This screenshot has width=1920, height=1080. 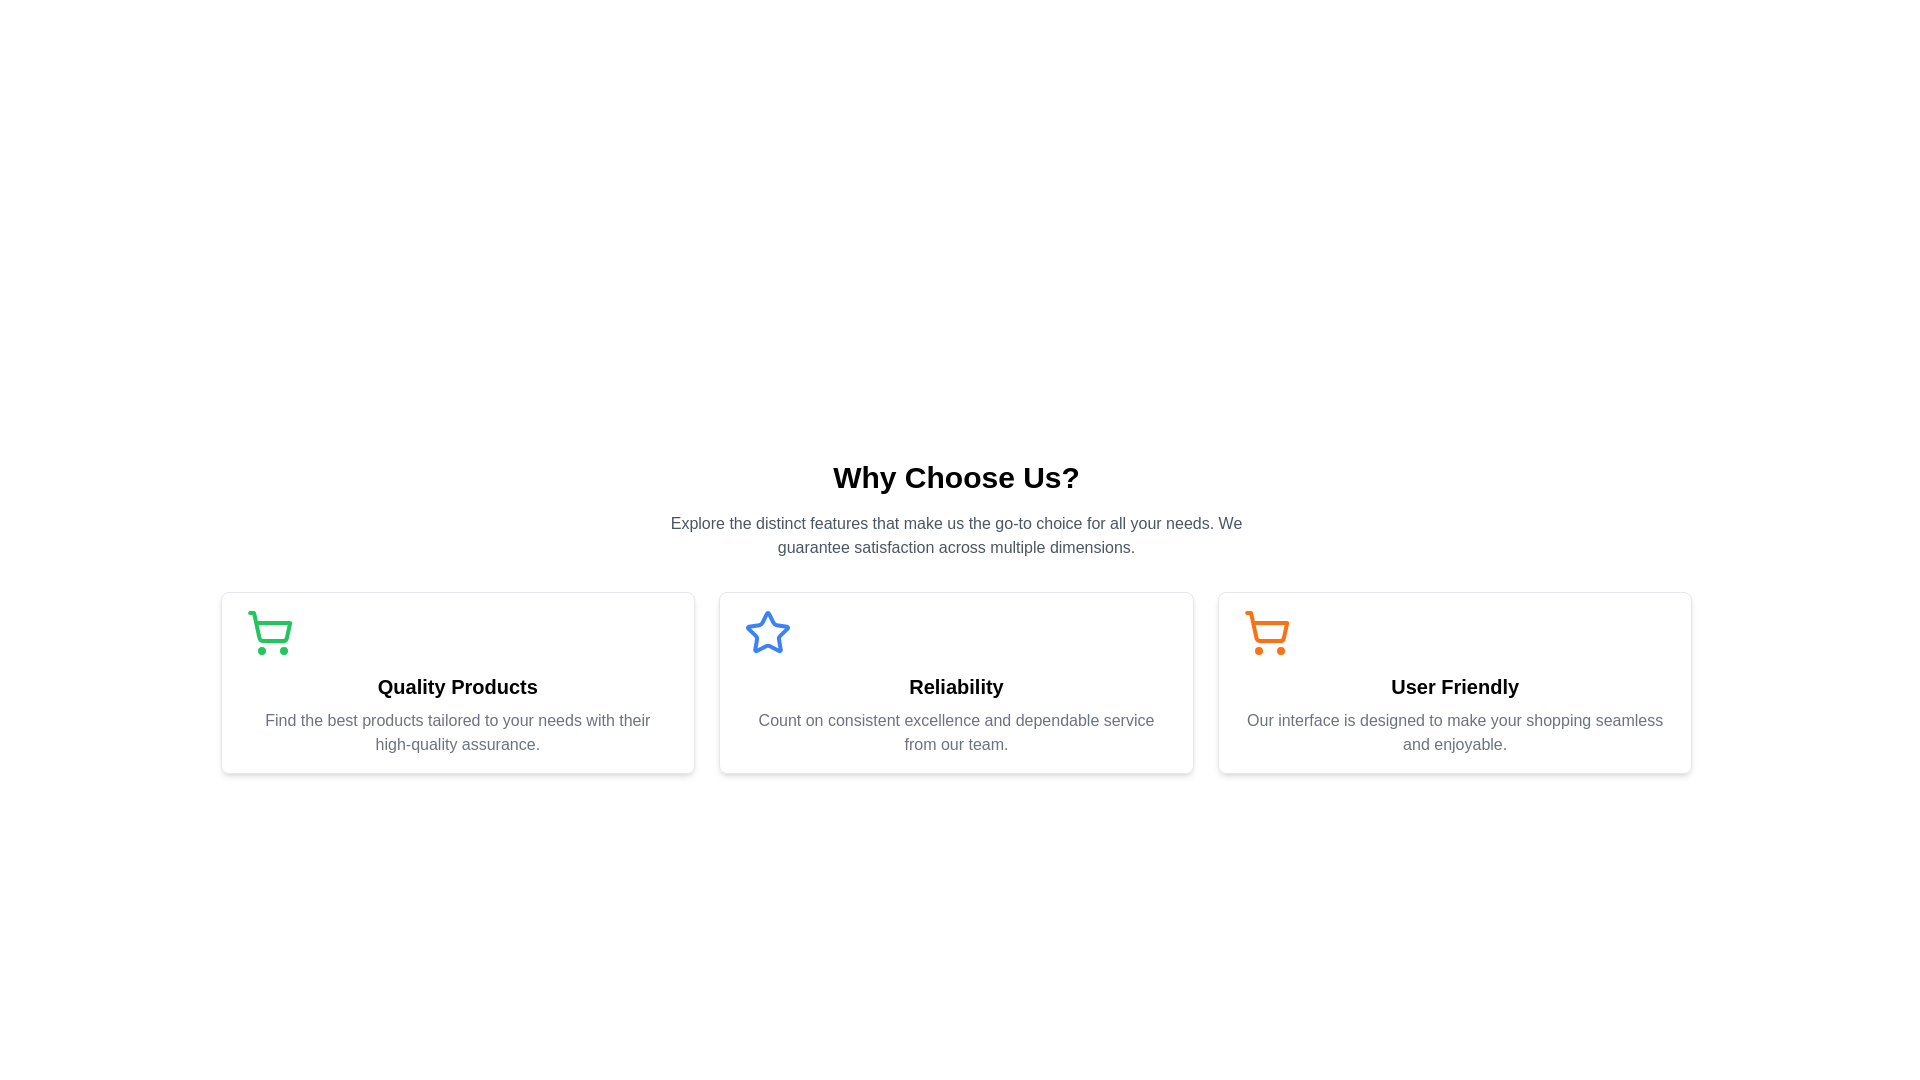 I want to click on the orange shopping cart icon located in the 'User Friendly' section, which is the semi-rectangular base of the shopping cart icon in the third card from the left on the bottom row, so click(x=1266, y=626).